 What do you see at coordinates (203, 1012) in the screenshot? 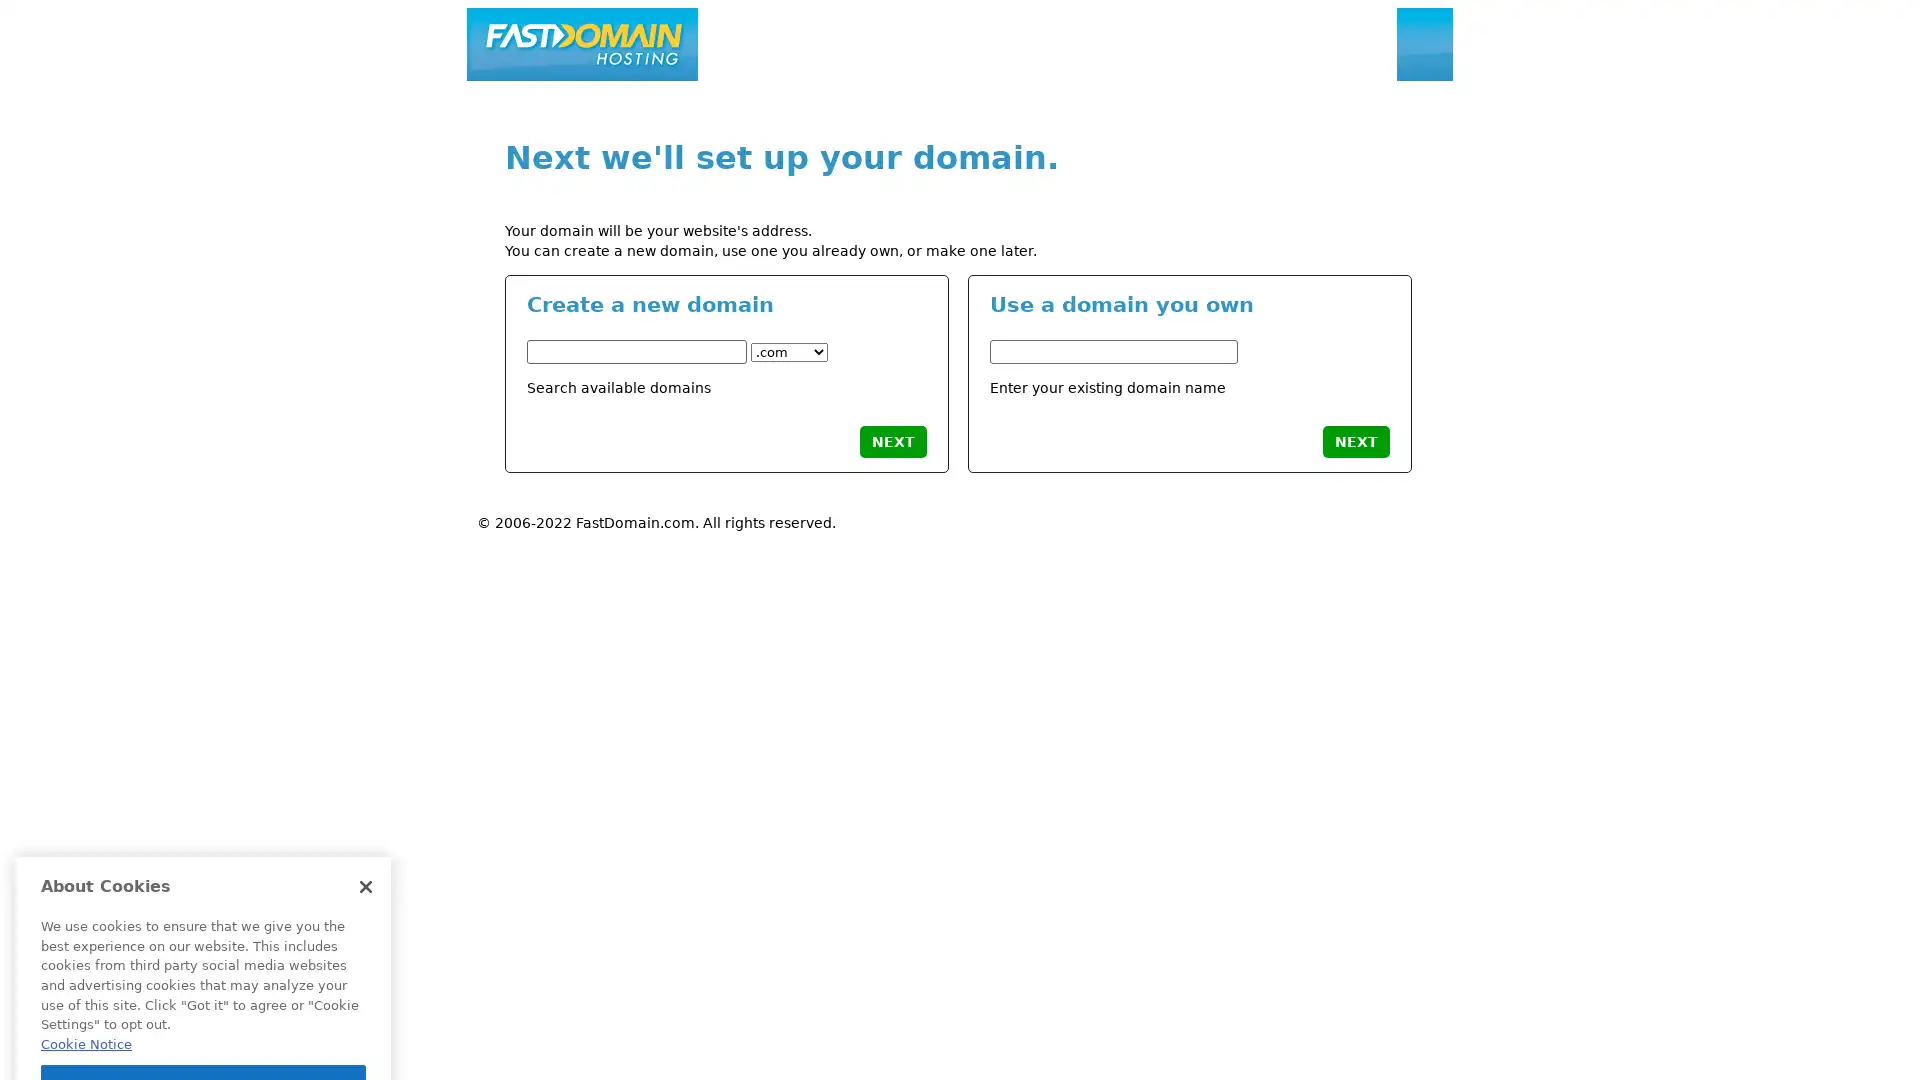
I see `Cookies Settings` at bounding box center [203, 1012].